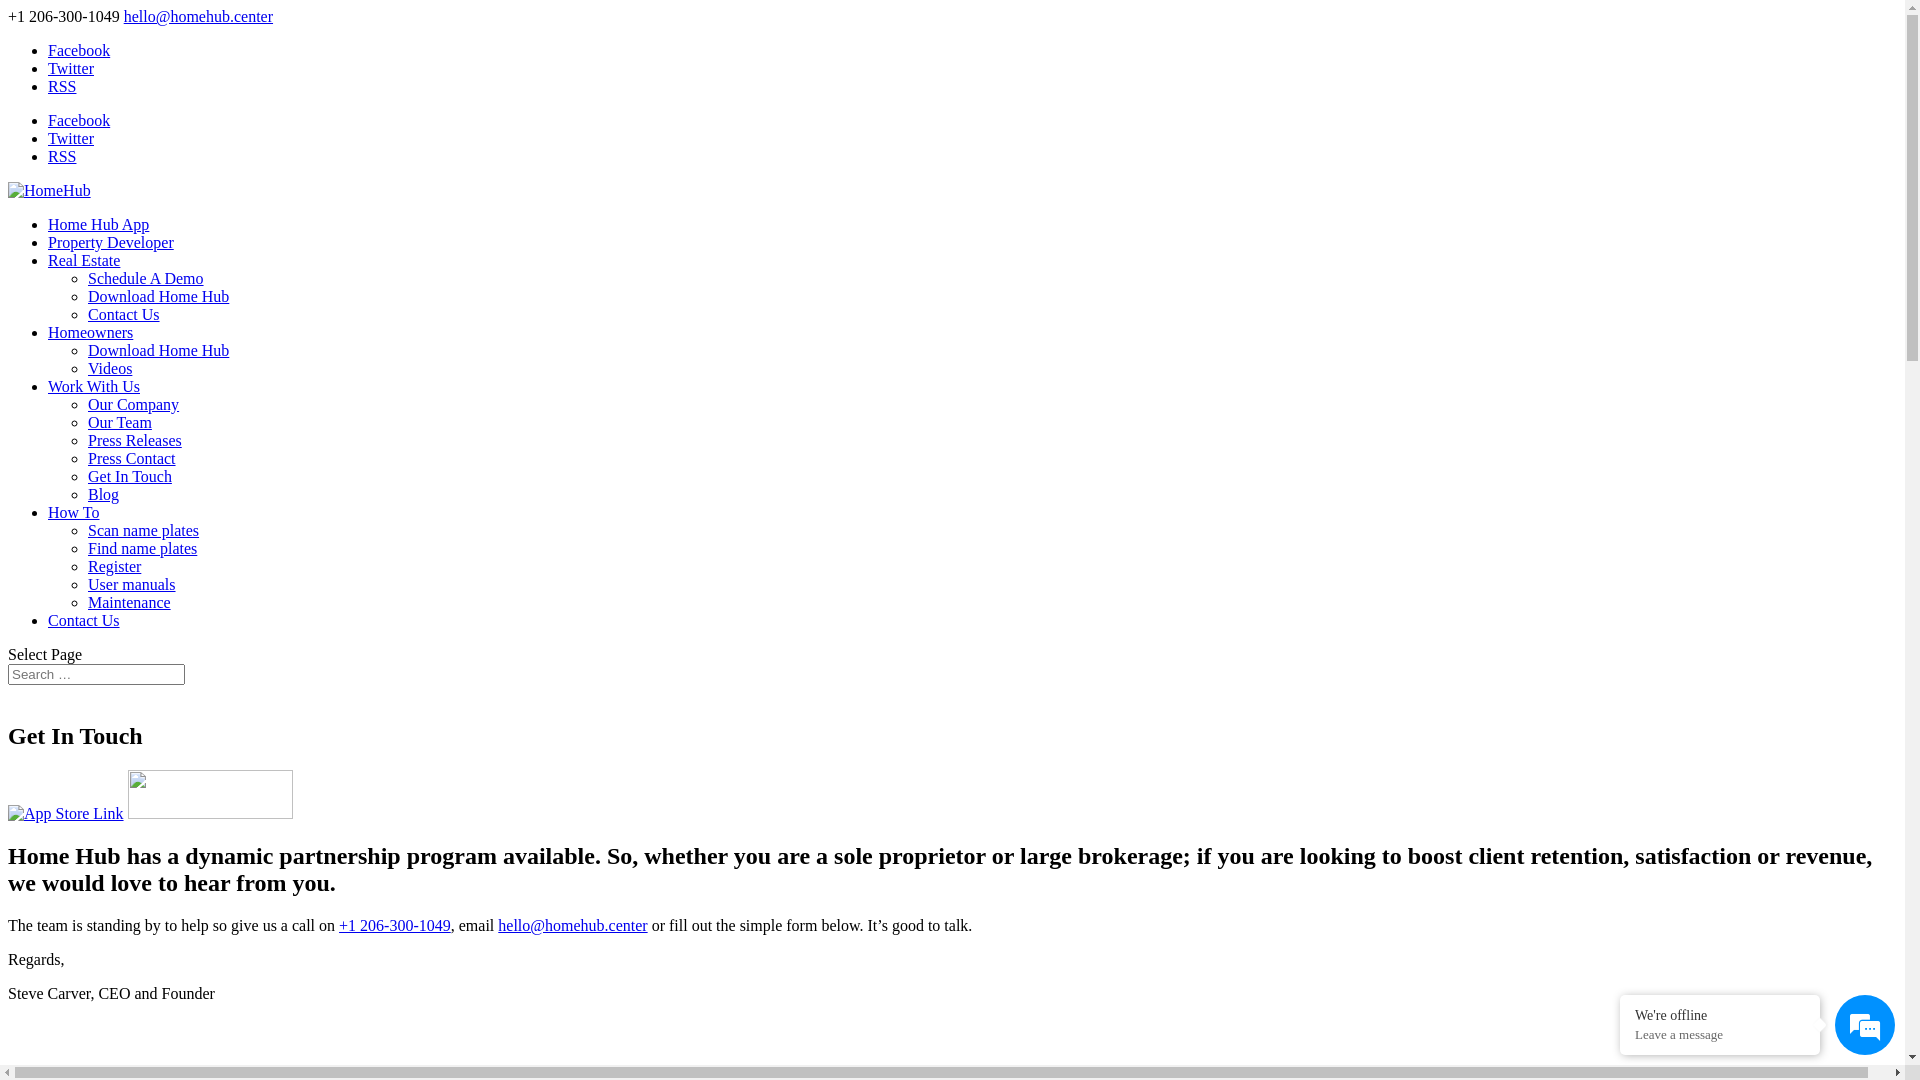 The width and height of the screenshot is (1920, 1080). I want to click on 'User manuals', so click(130, 584).